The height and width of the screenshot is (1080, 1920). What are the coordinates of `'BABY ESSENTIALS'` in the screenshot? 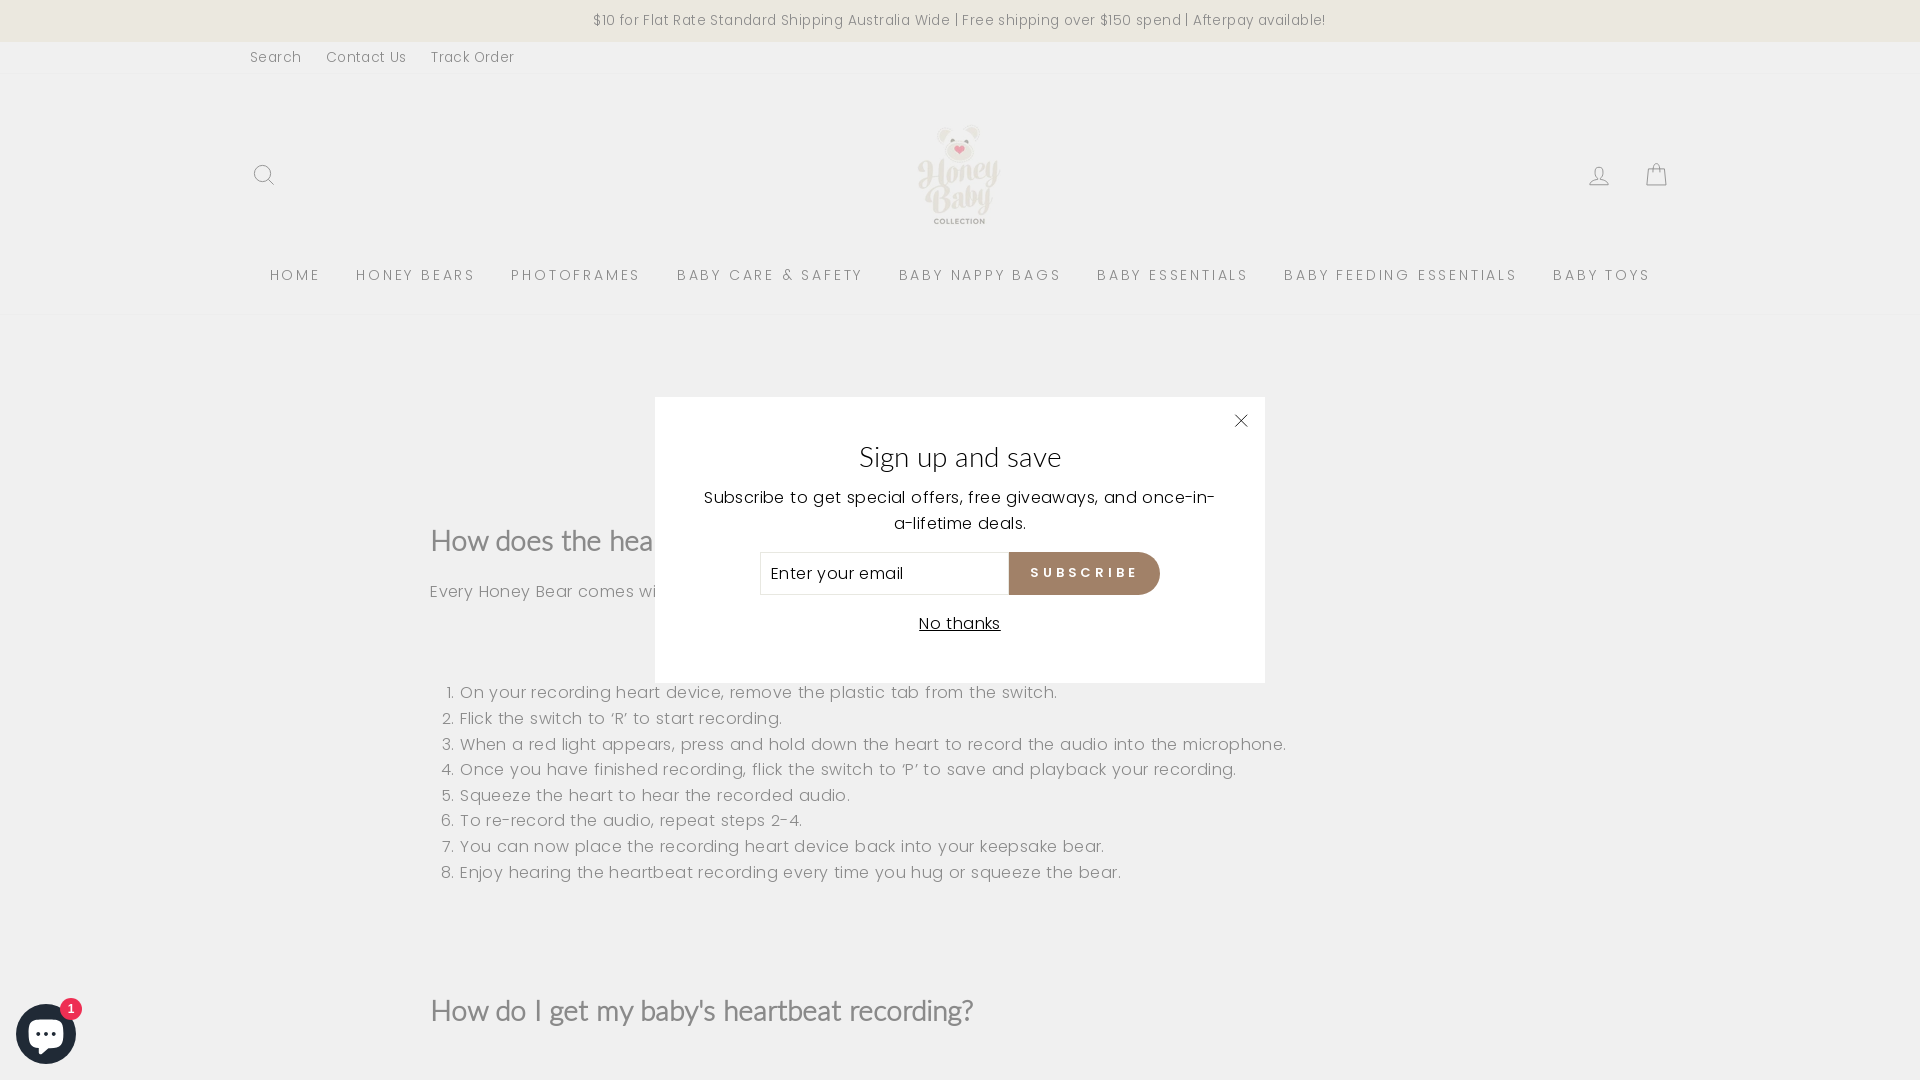 It's located at (1172, 274).